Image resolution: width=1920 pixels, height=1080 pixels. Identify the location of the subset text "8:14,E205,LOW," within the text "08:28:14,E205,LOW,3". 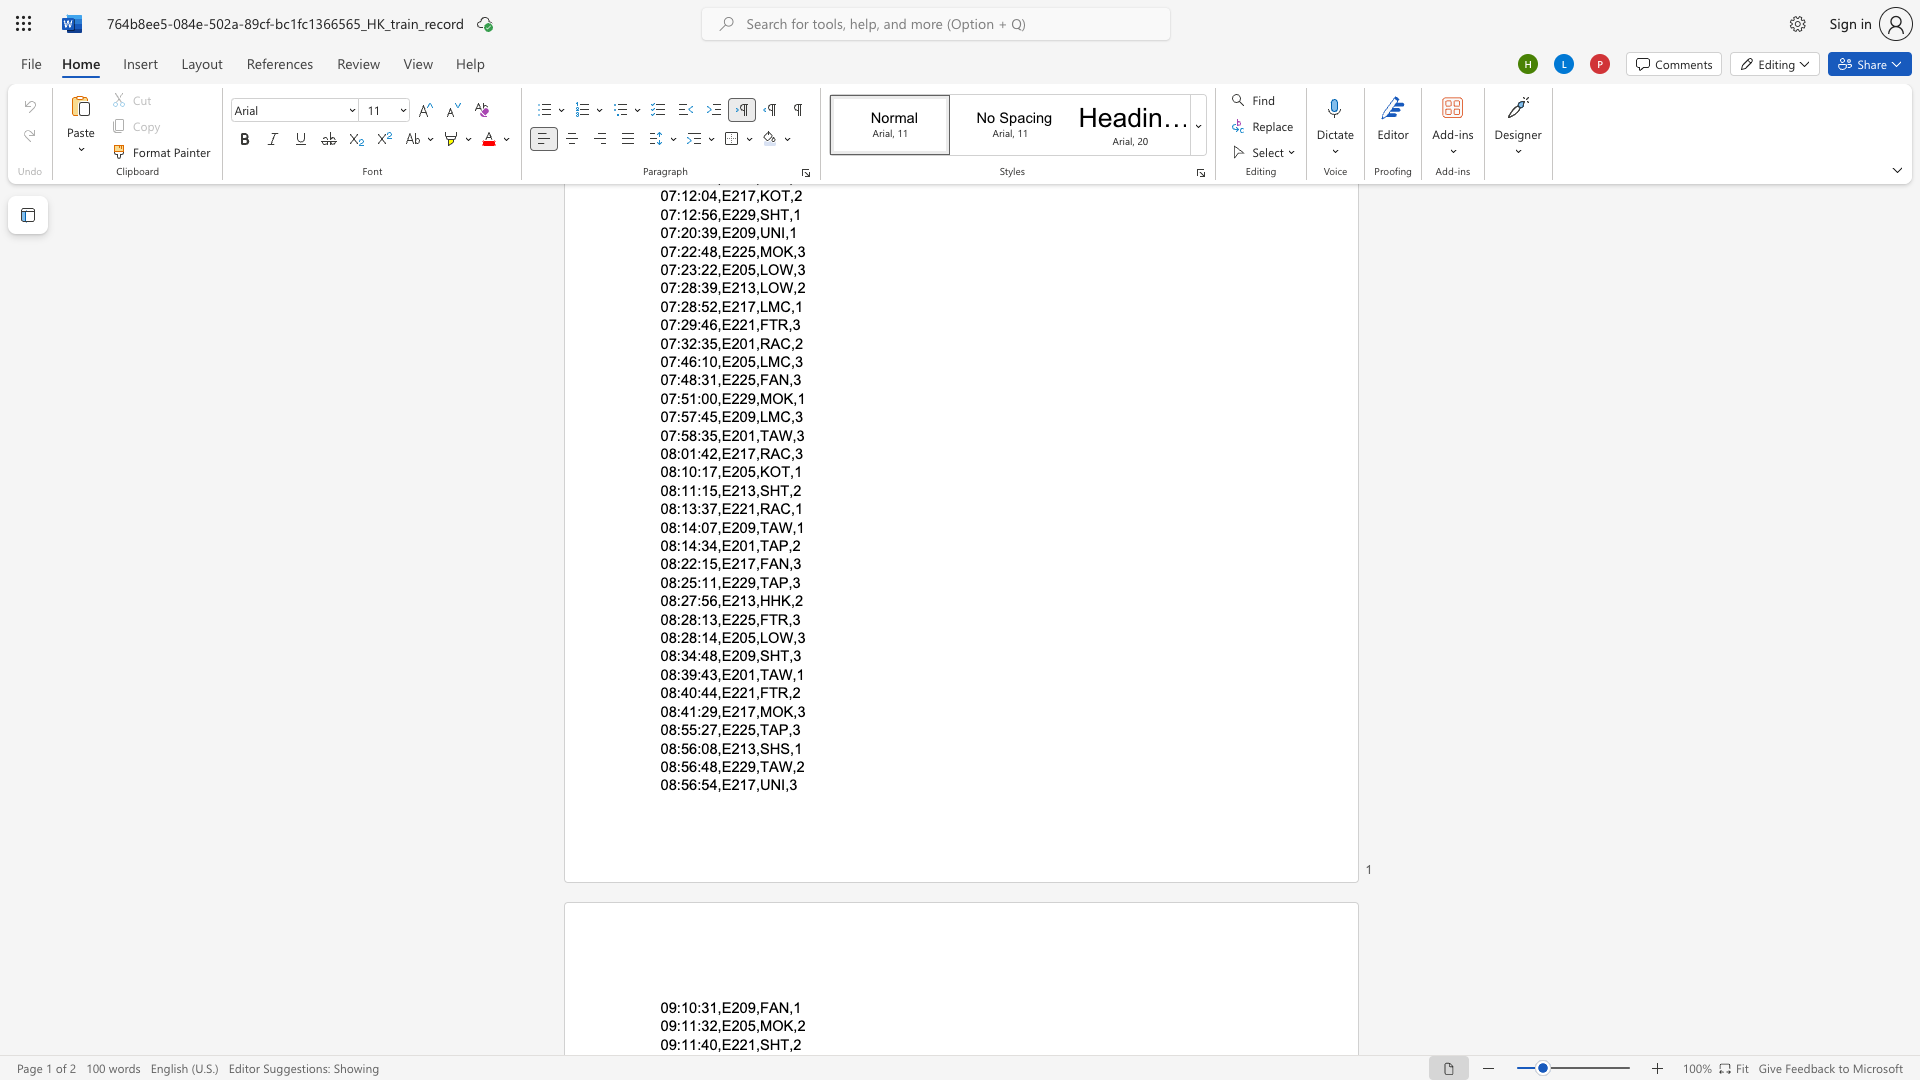
(689, 638).